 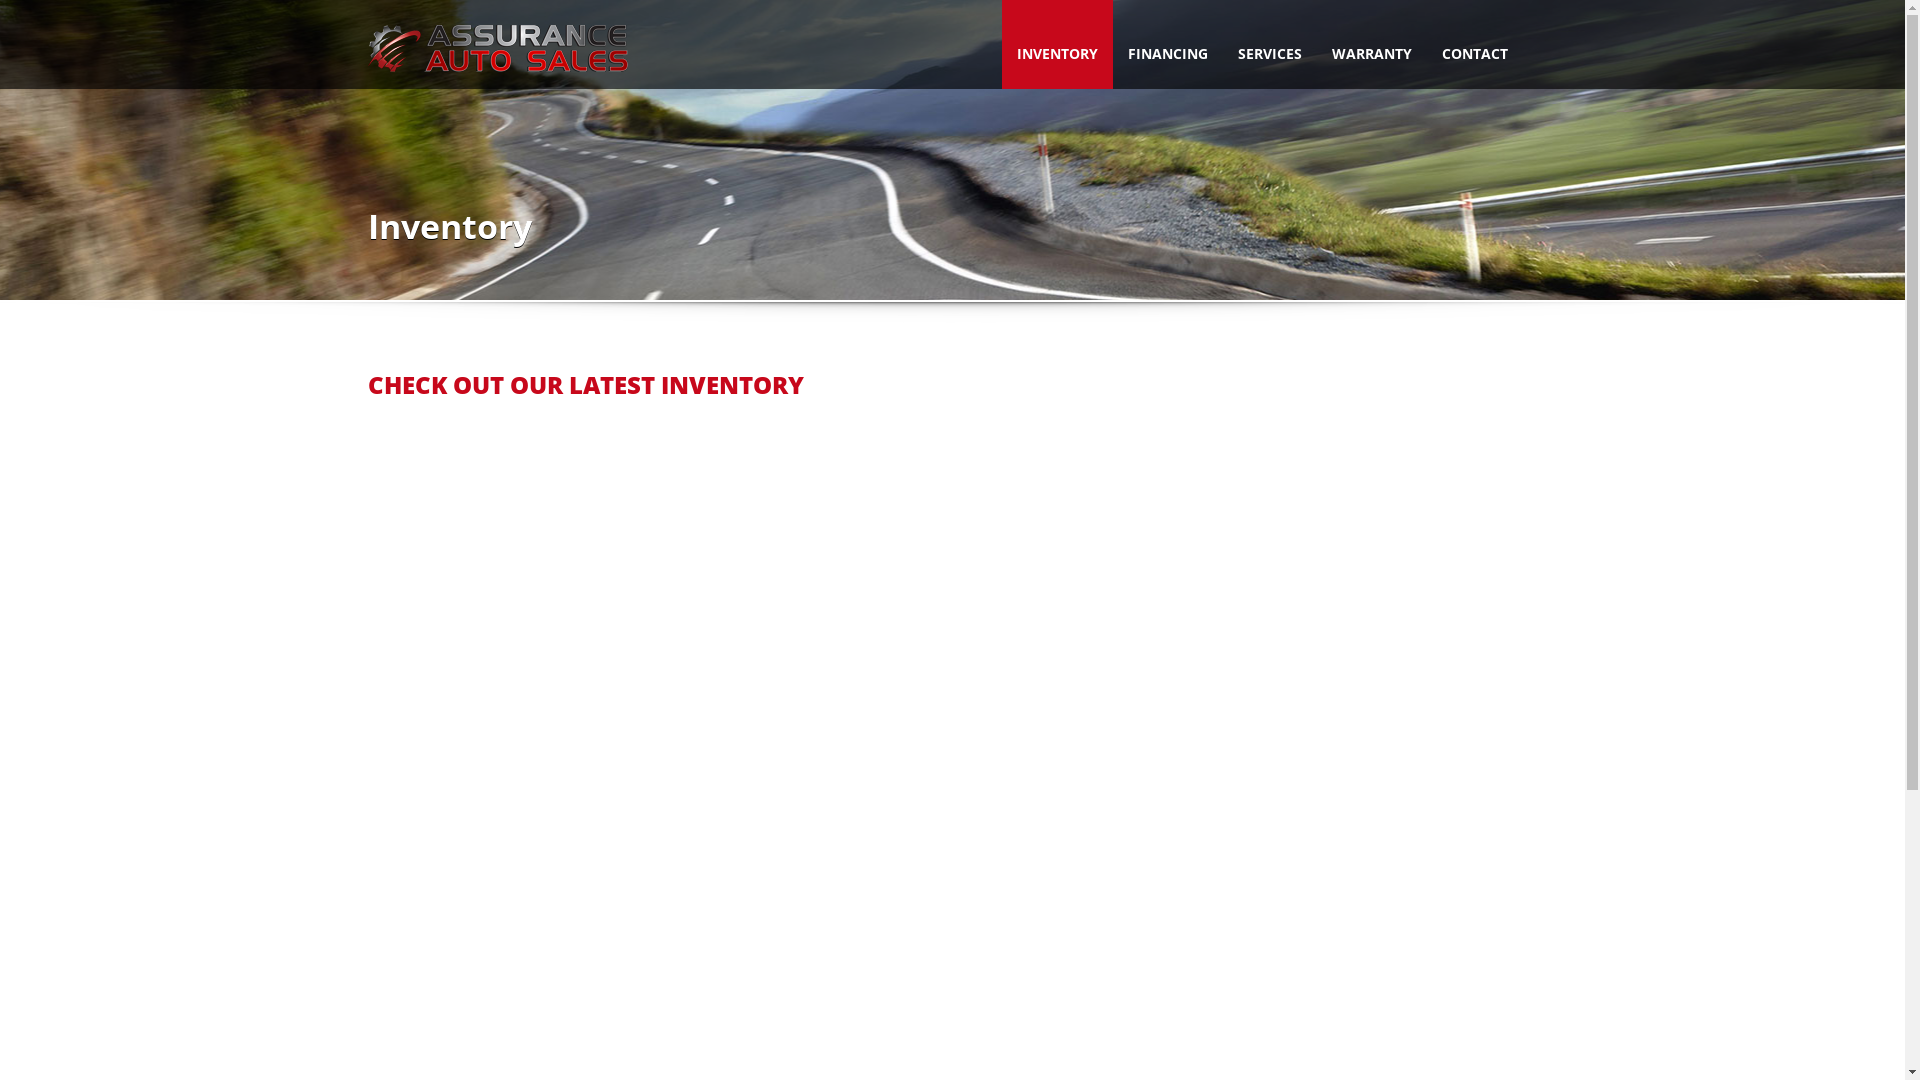 I want to click on 'FINANCING', so click(x=1166, y=44).